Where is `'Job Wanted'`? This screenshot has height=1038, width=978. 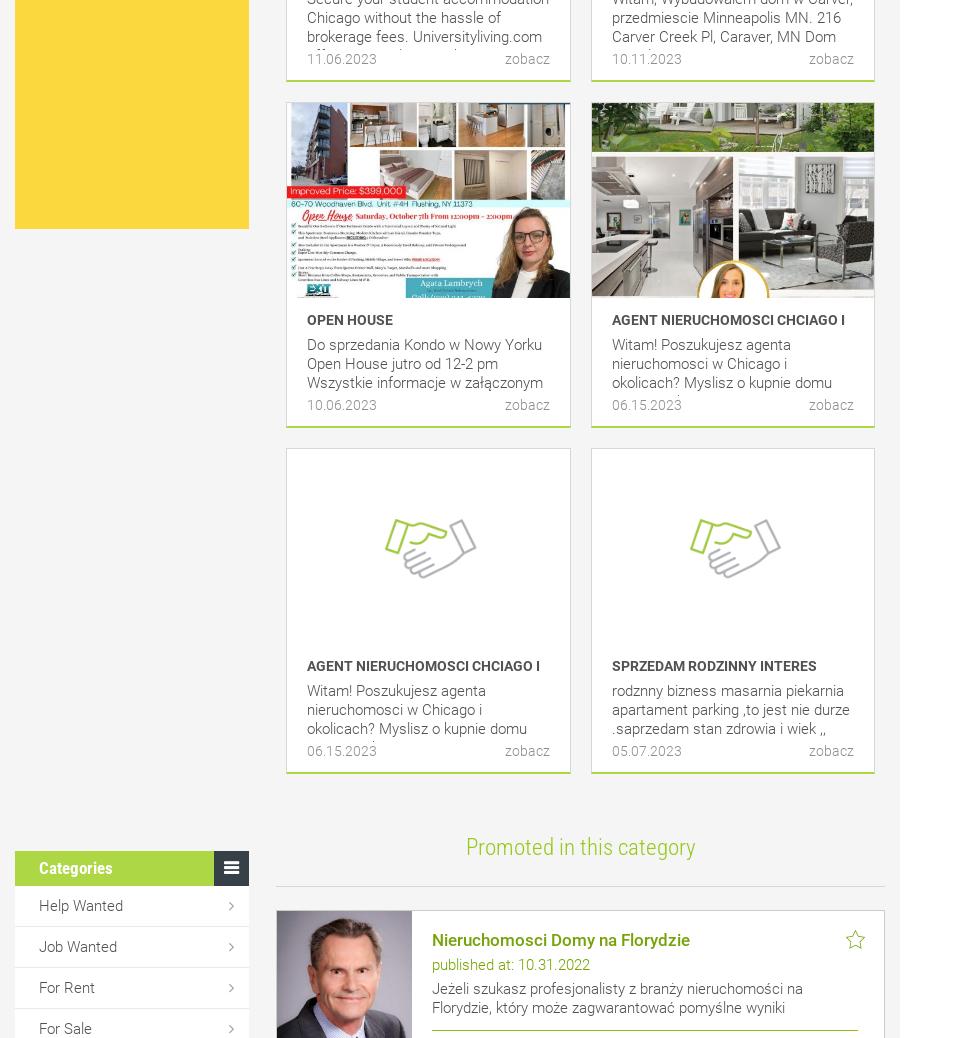 'Job Wanted' is located at coordinates (39, 946).